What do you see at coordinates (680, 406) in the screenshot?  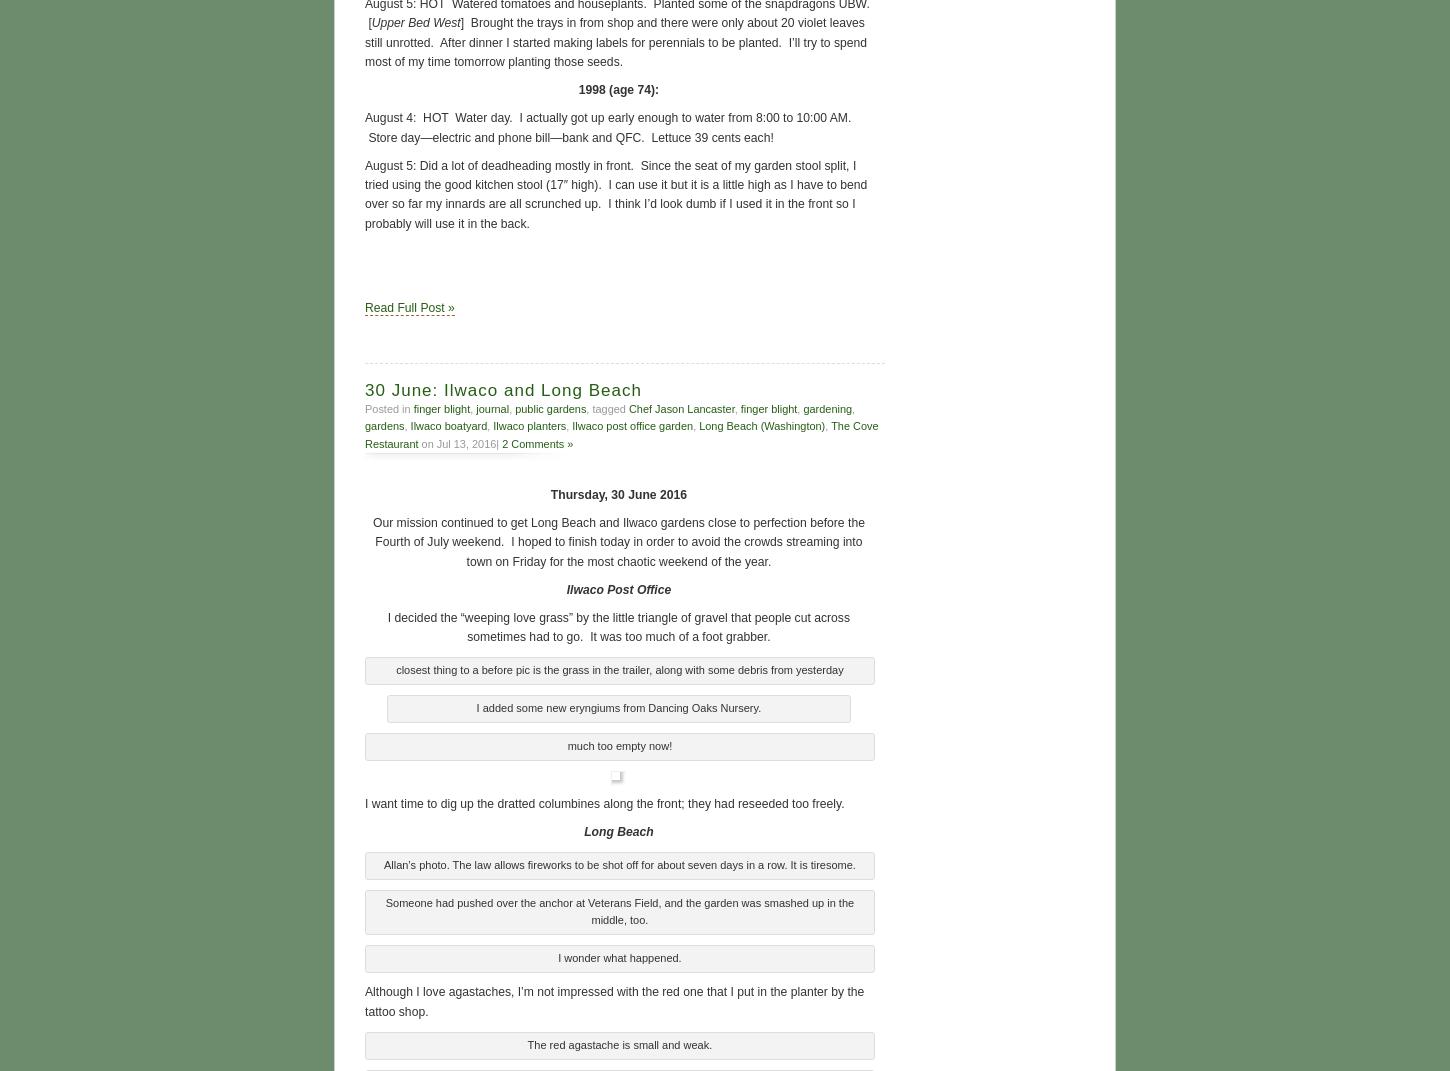 I see `'Chef Jason Lancaster'` at bounding box center [680, 406].